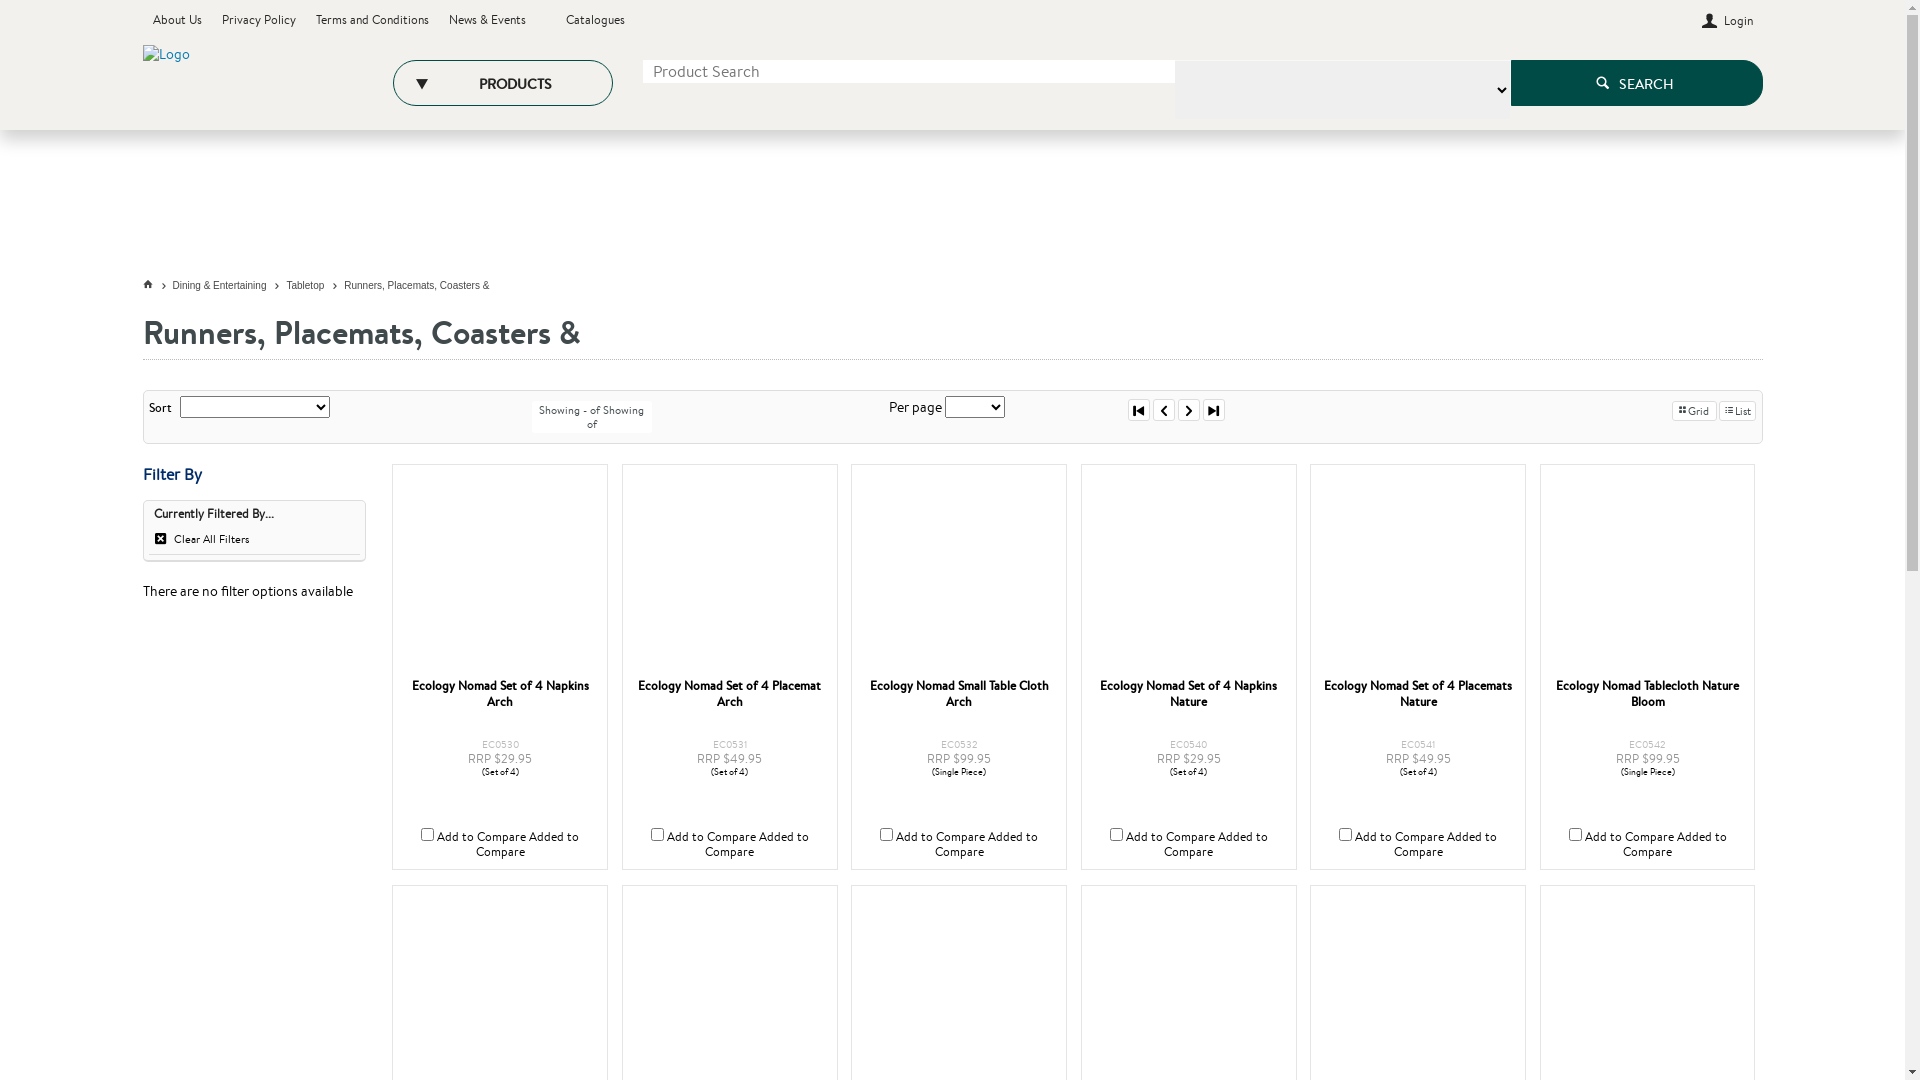  I want to click on 'Add to Compare', so click(1170, 836).